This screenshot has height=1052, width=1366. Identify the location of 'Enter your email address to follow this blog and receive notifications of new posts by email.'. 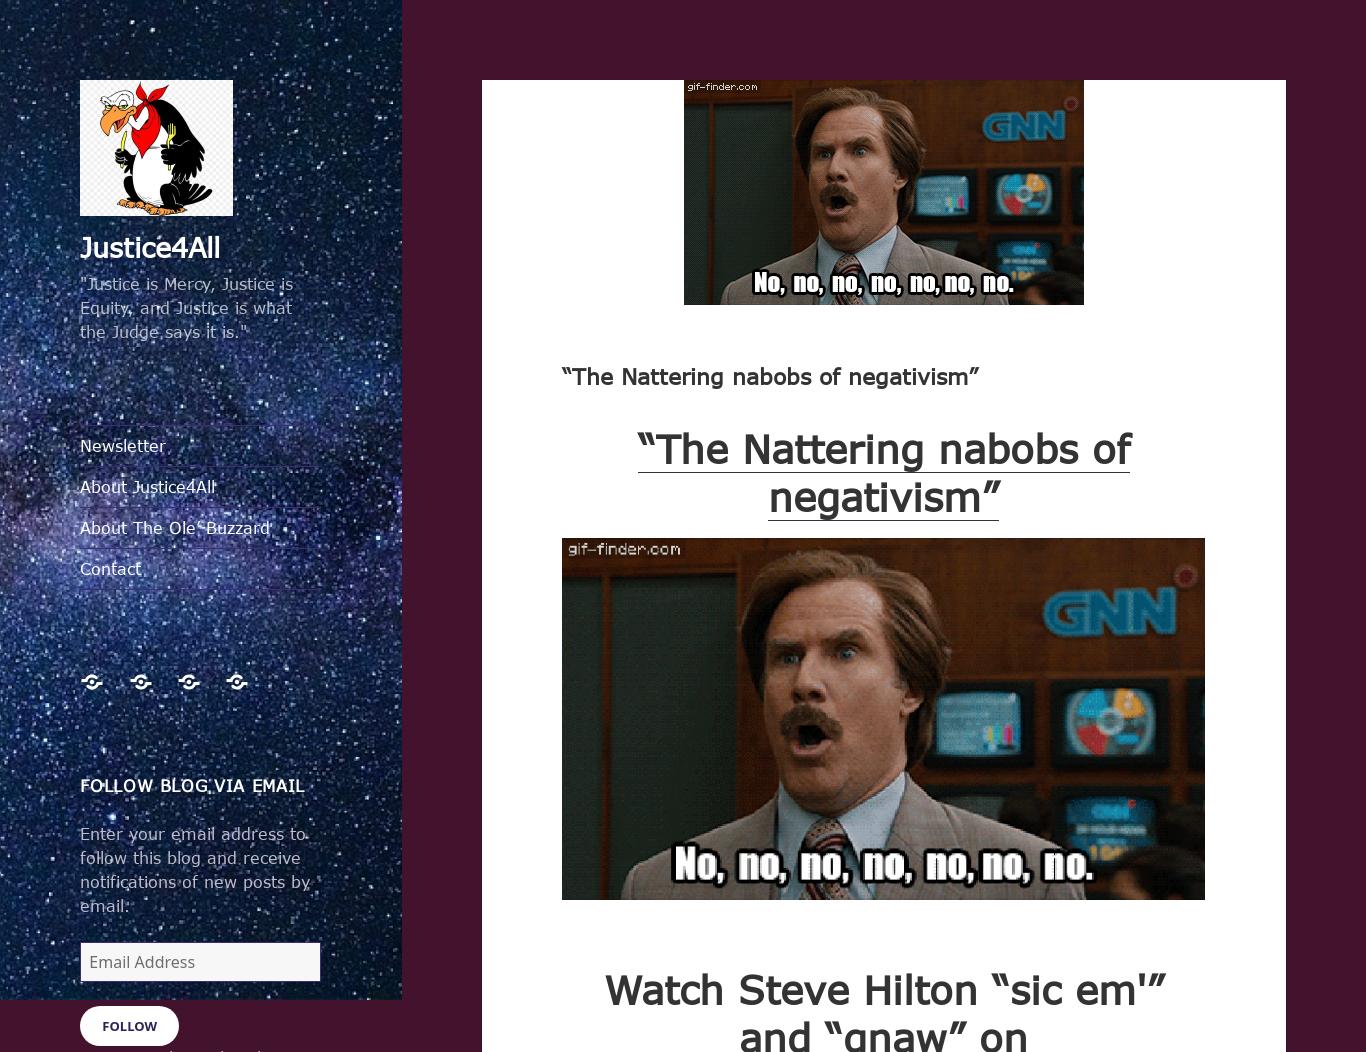
(80, 868).